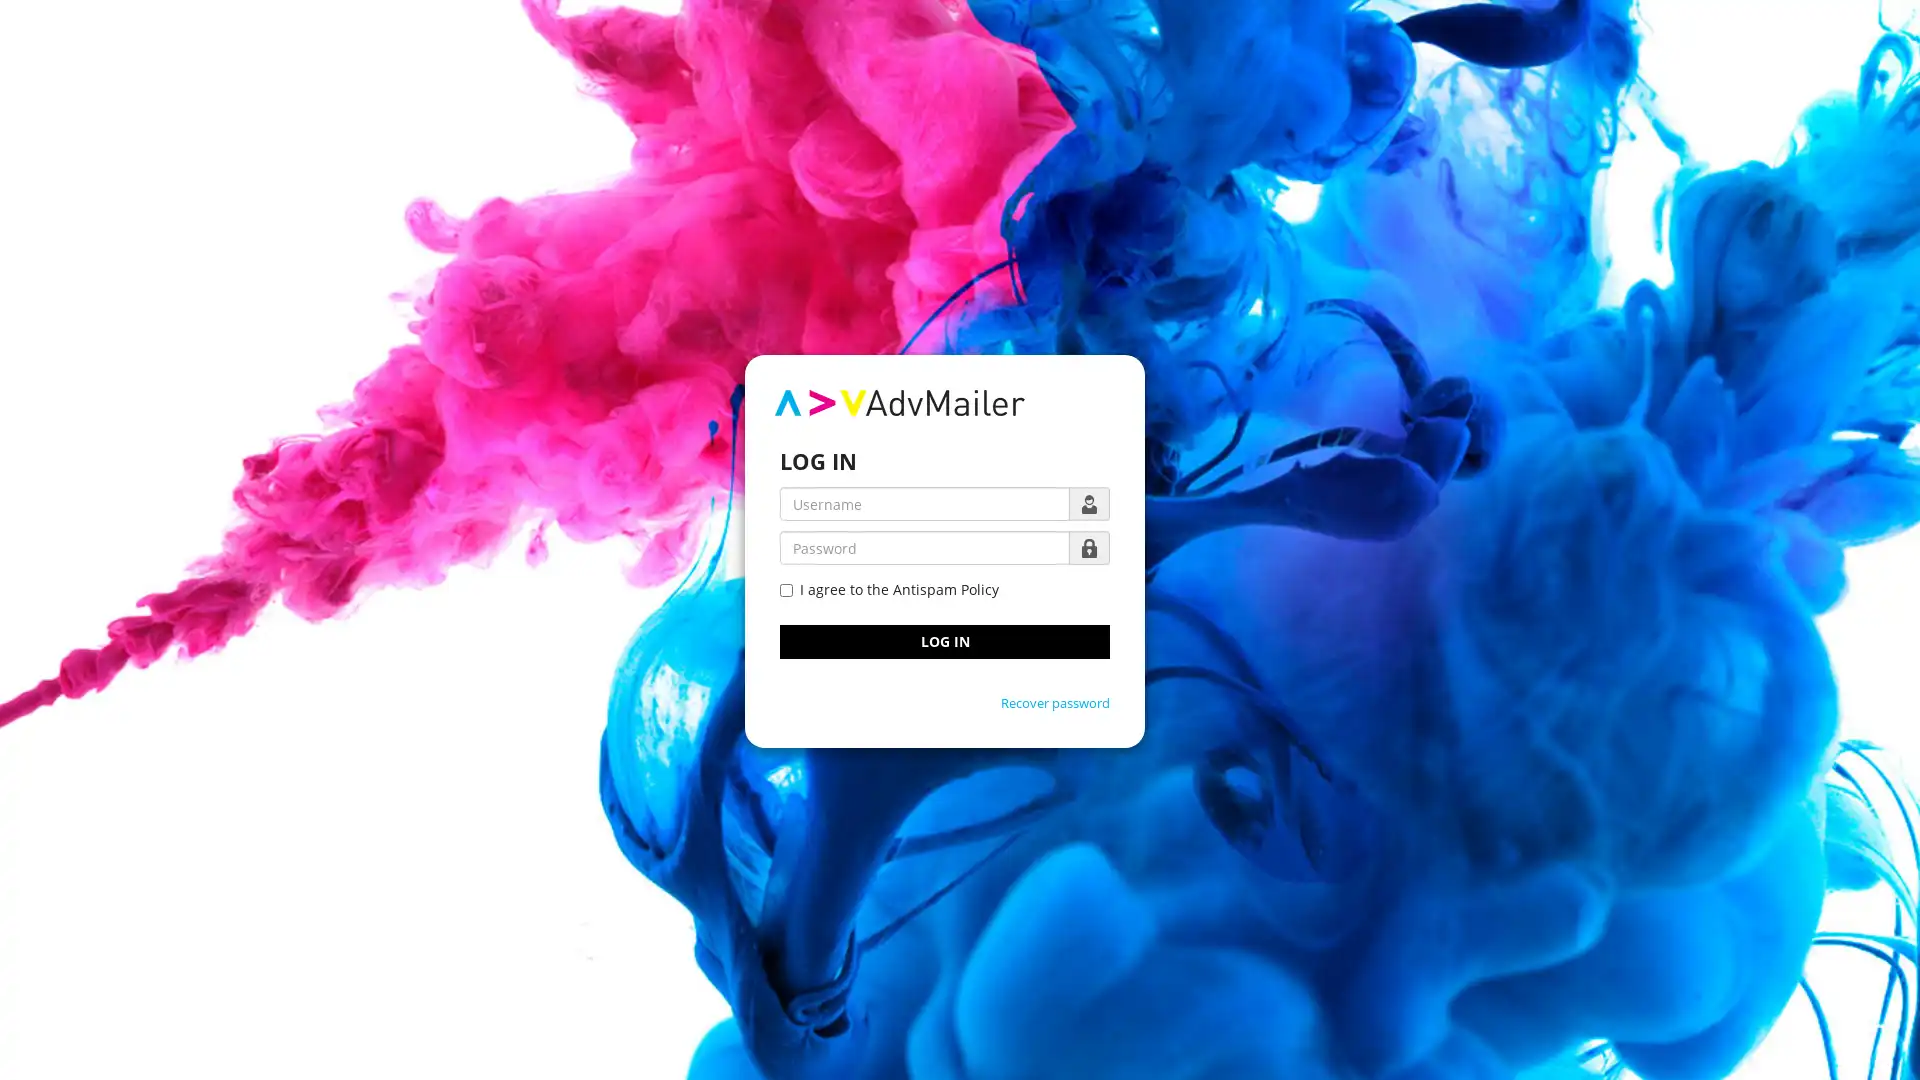  Describe the element at coordinates (944, 641) in the screenshot. I see `LOG IN` at that location.